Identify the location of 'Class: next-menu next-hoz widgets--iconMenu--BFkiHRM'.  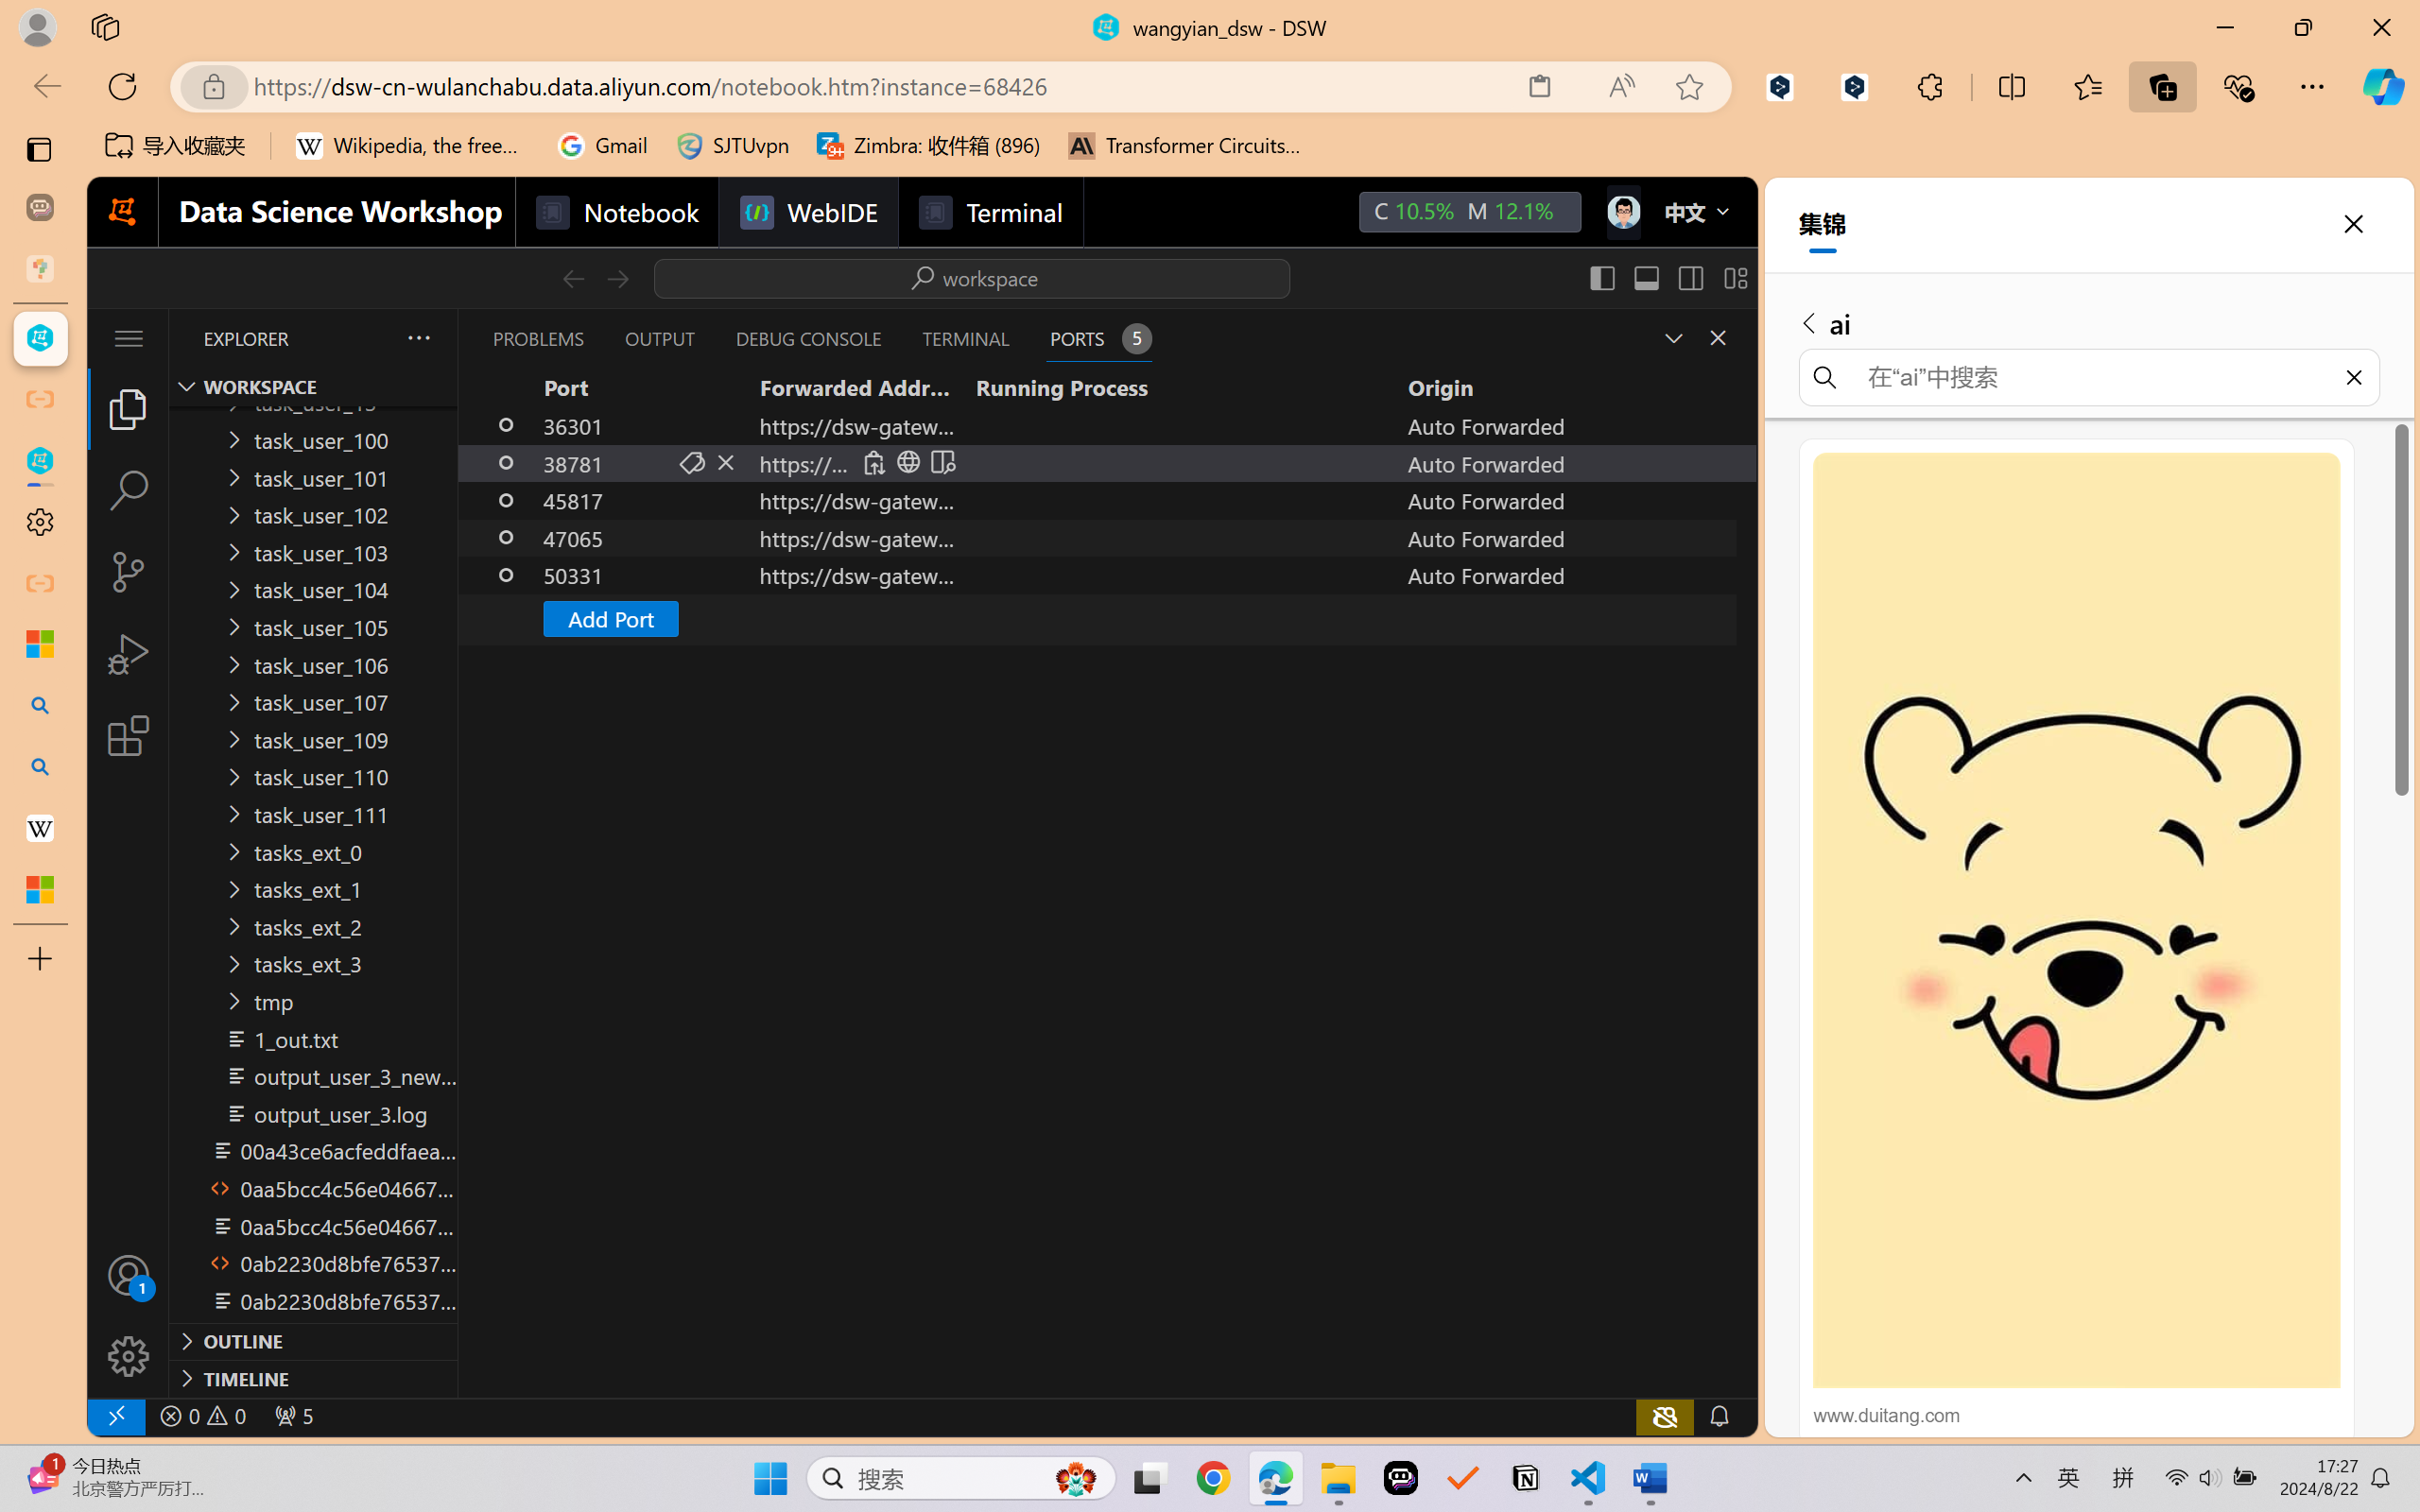
(1621, 211).